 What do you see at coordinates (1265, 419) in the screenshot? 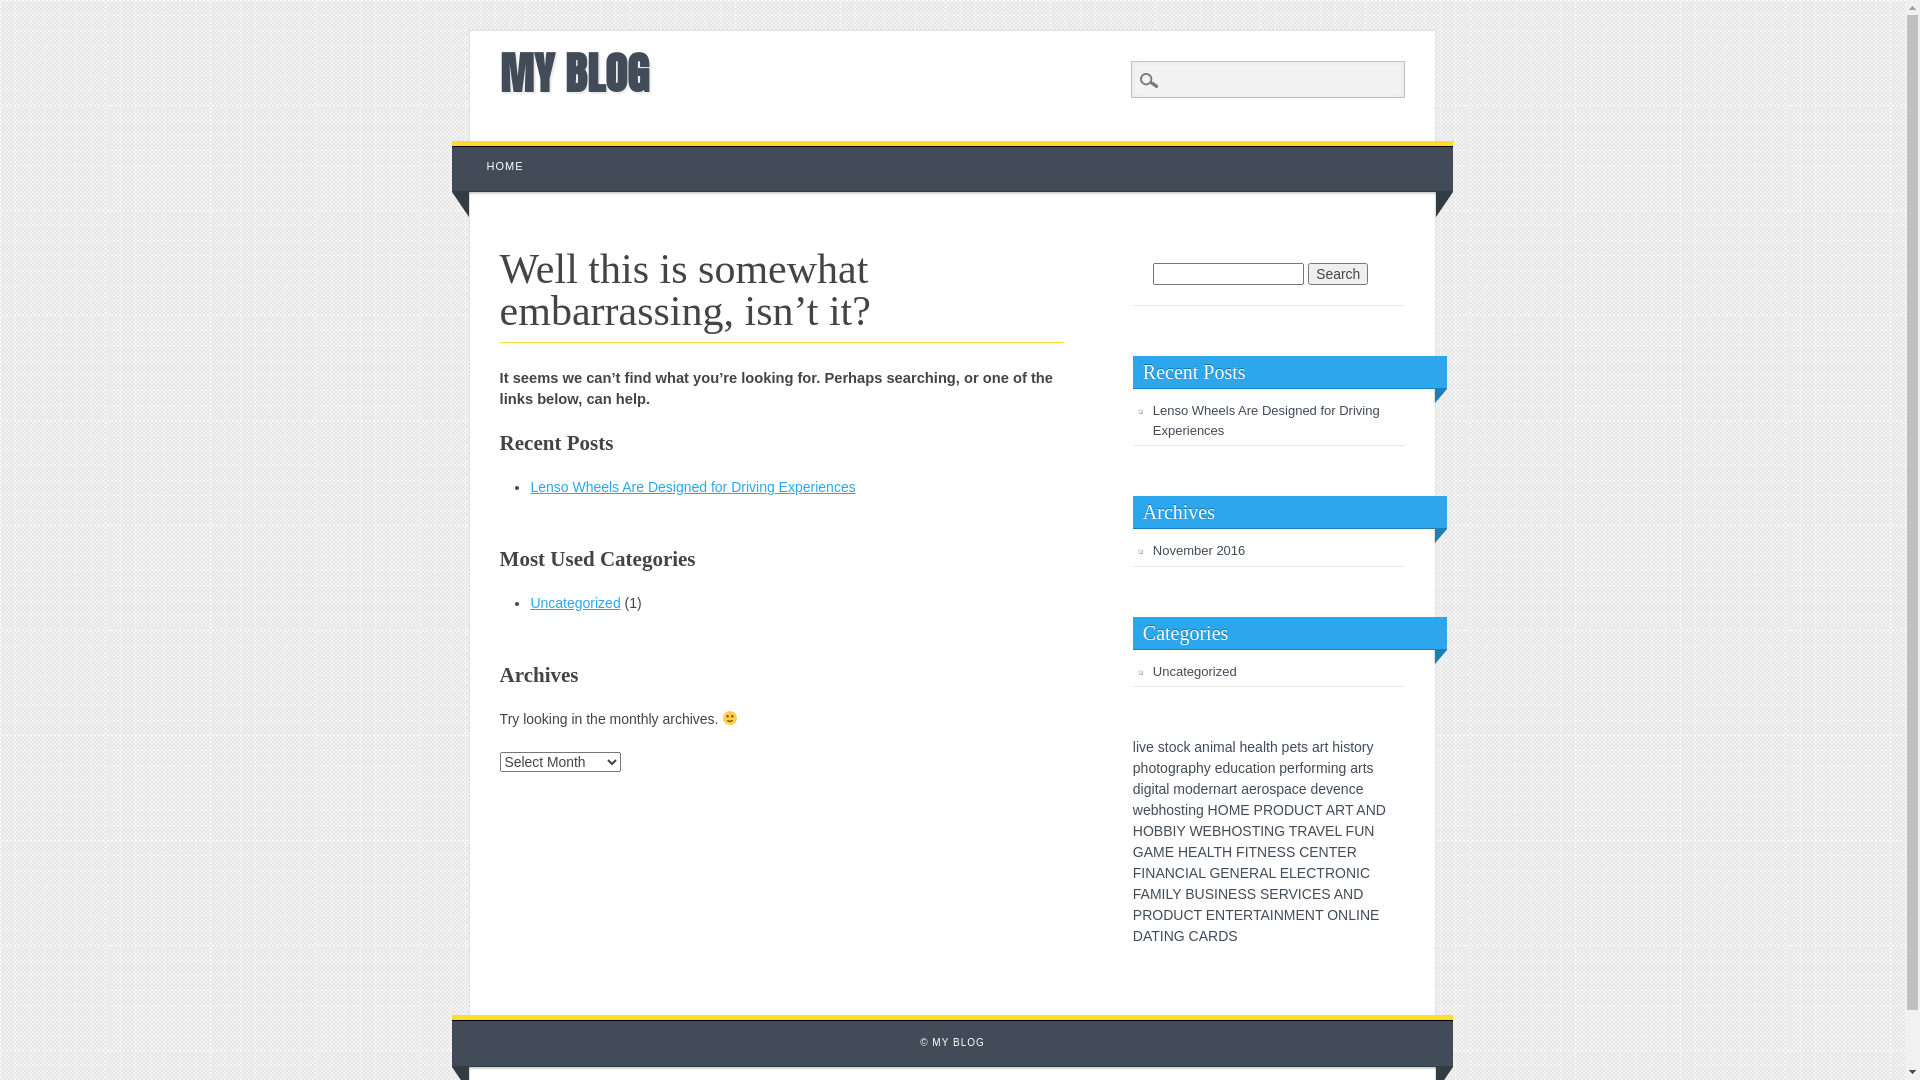
I see `'Lenso Wheels Are Designed for Driving Experiences'` at bounding box center [1265, 419].